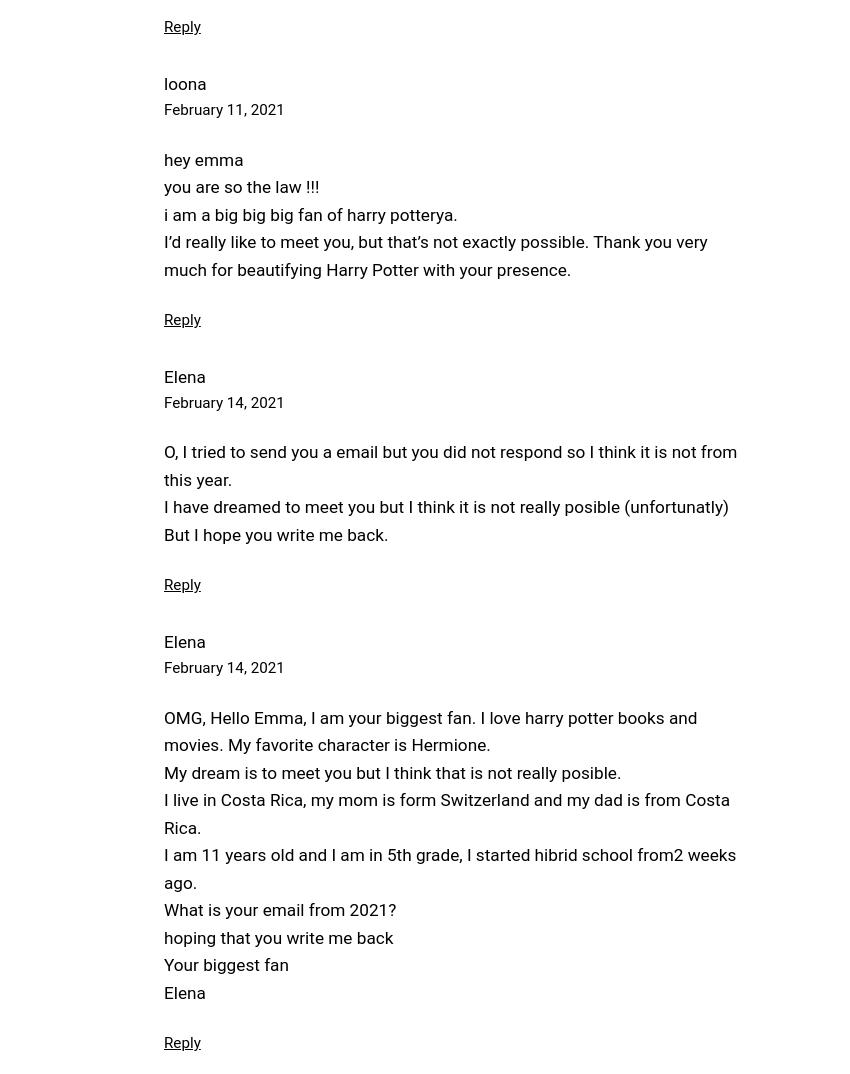 The width and height of the screenshot is (850, 1074). Describe the element at coordinates (446, 813) in the screenshot. I see `'I live in Costa Rica, my mom is form Switzerland and my dad is from Costa Rica.'` at that location.